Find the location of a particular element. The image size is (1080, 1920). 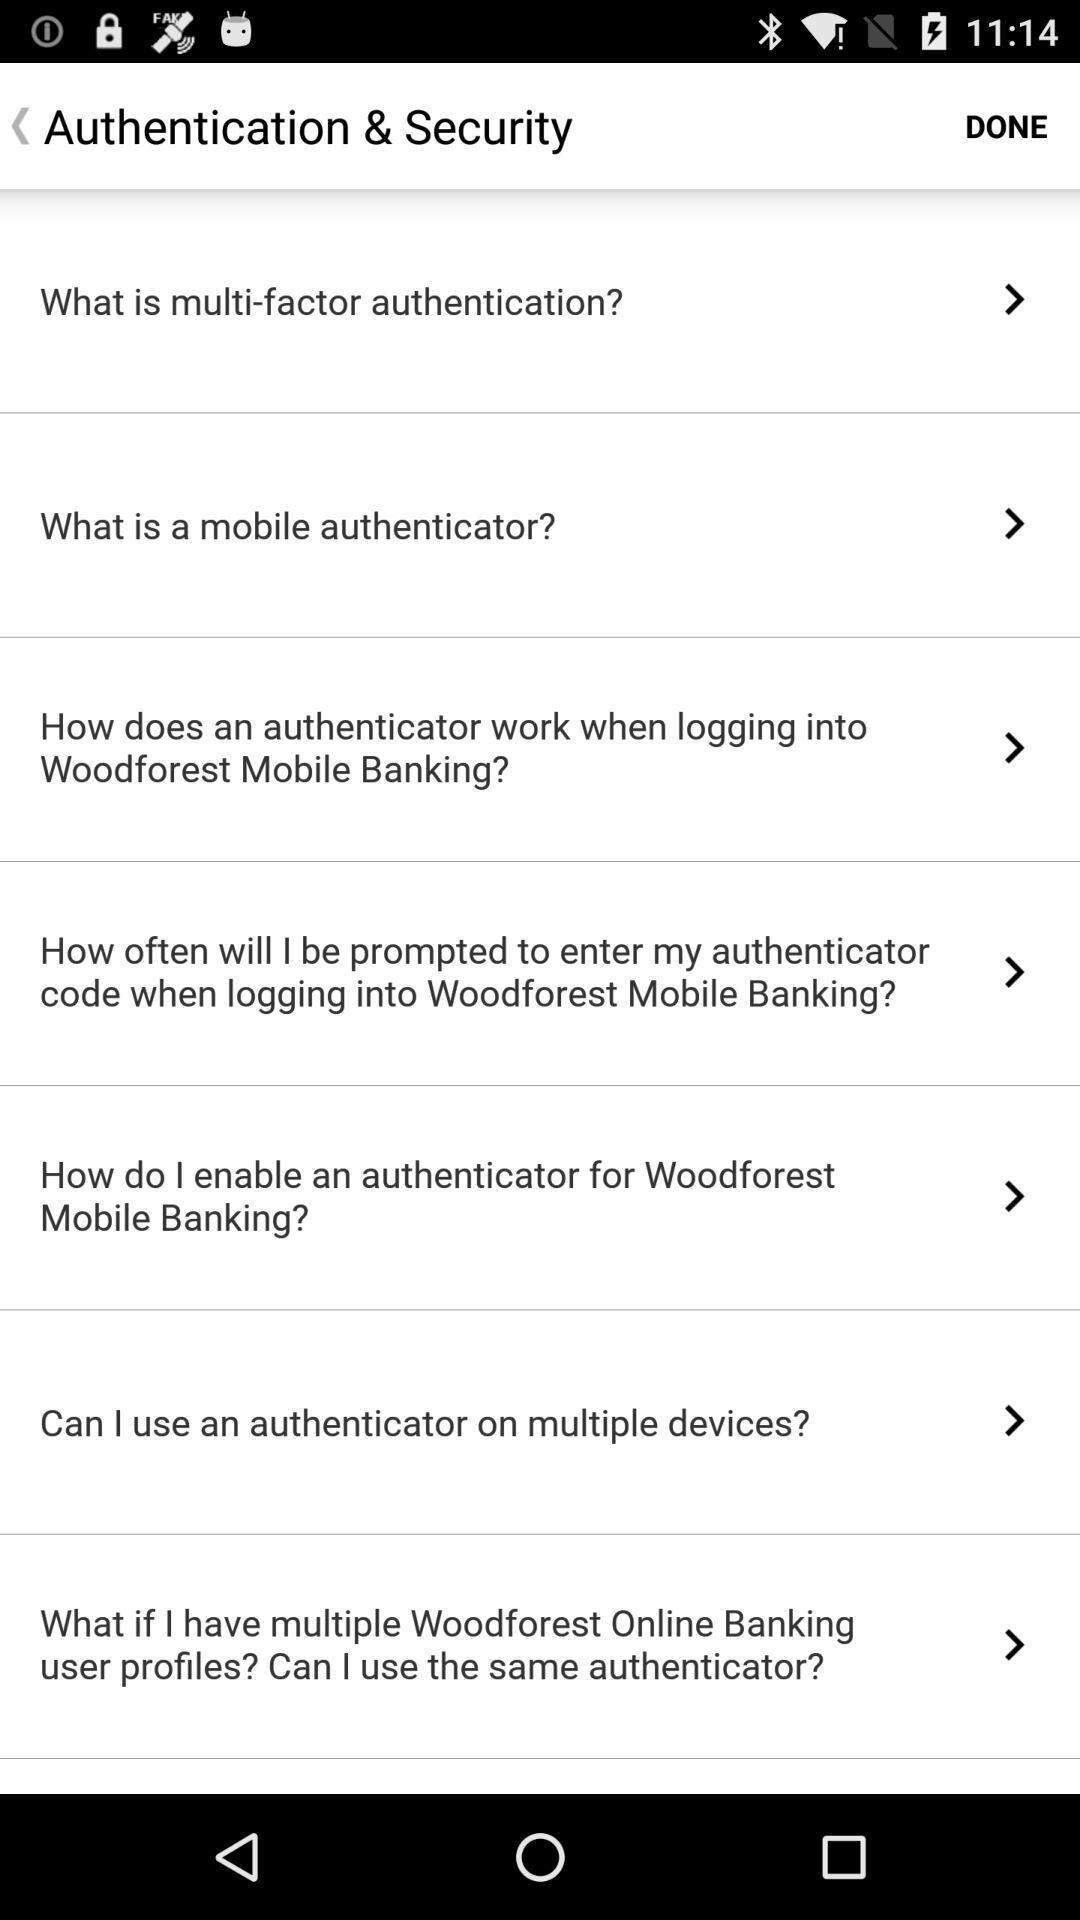

the item to the right of the what is a icon is located at coordinates (1014, 523).